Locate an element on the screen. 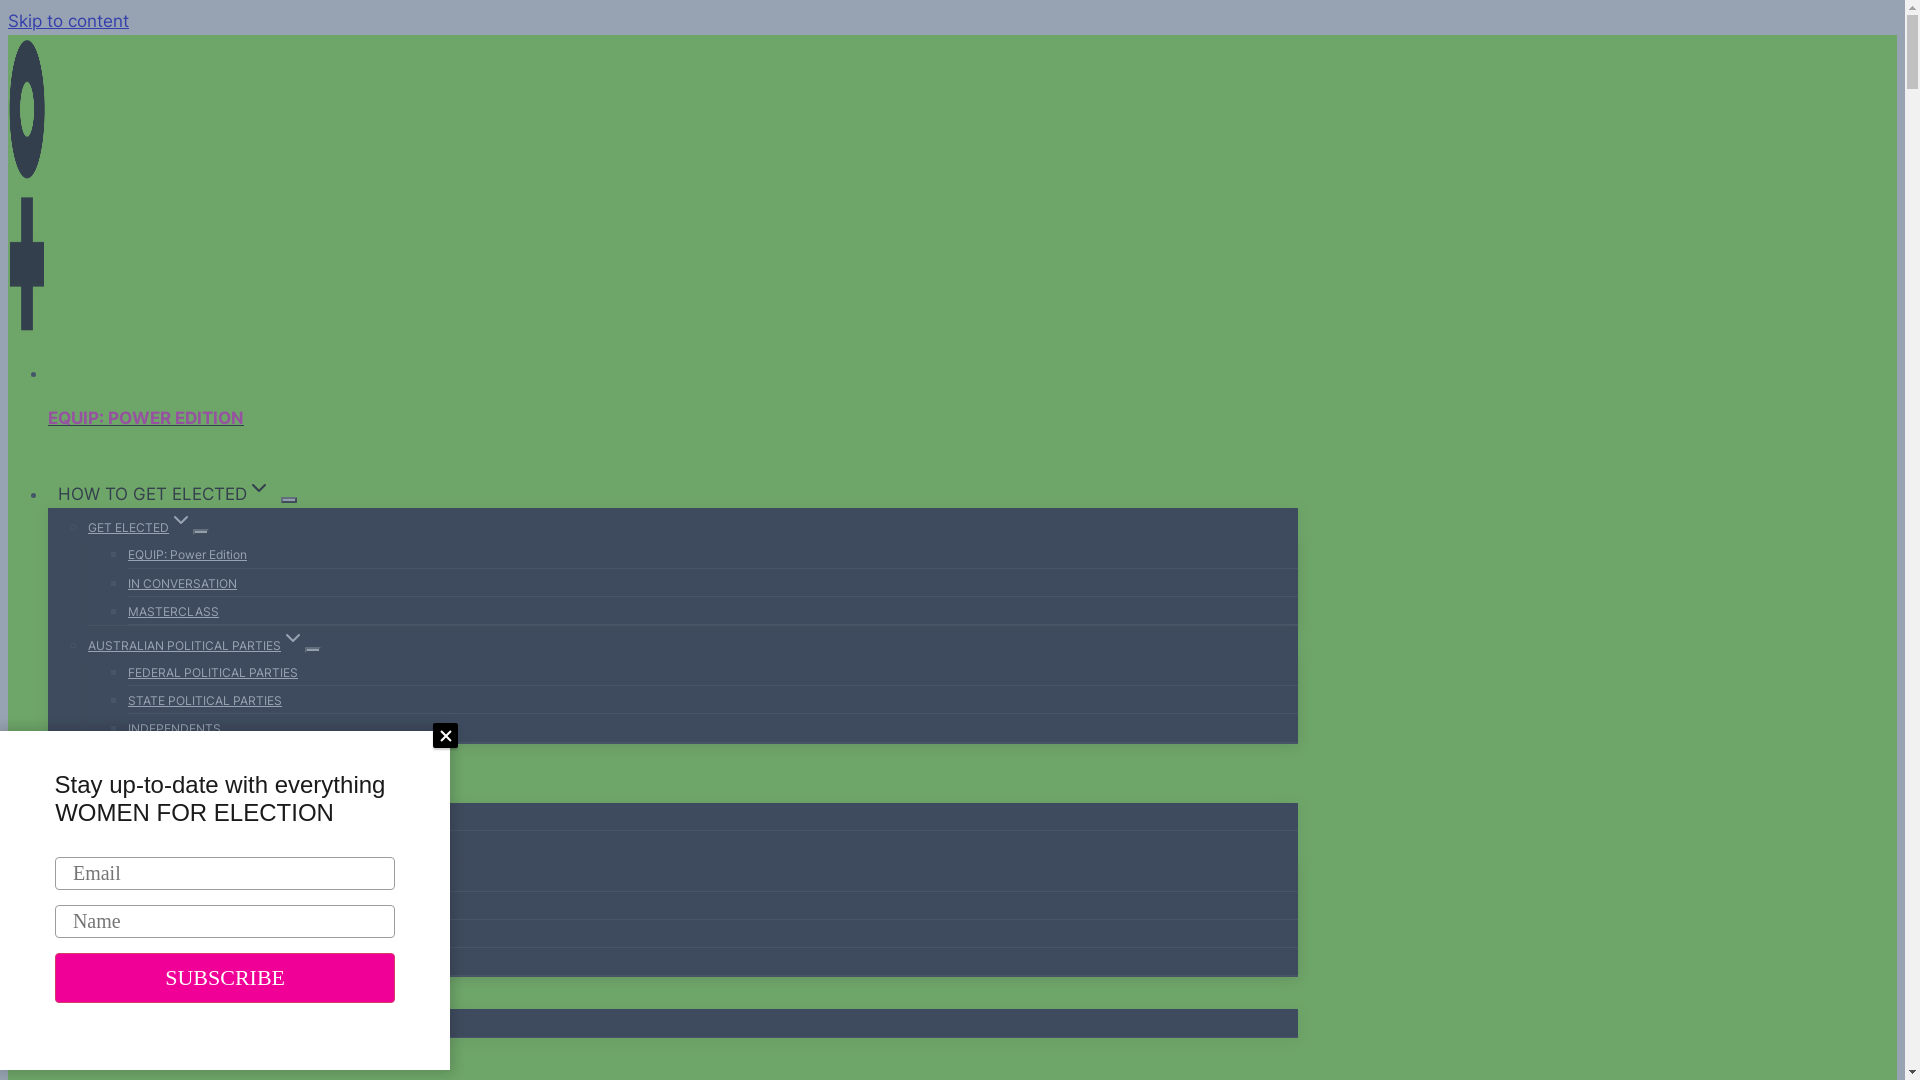 The height and width of the screenshot is (1080, 1920). 'ABOUT USExpand' is located at coordinates (113, 787).